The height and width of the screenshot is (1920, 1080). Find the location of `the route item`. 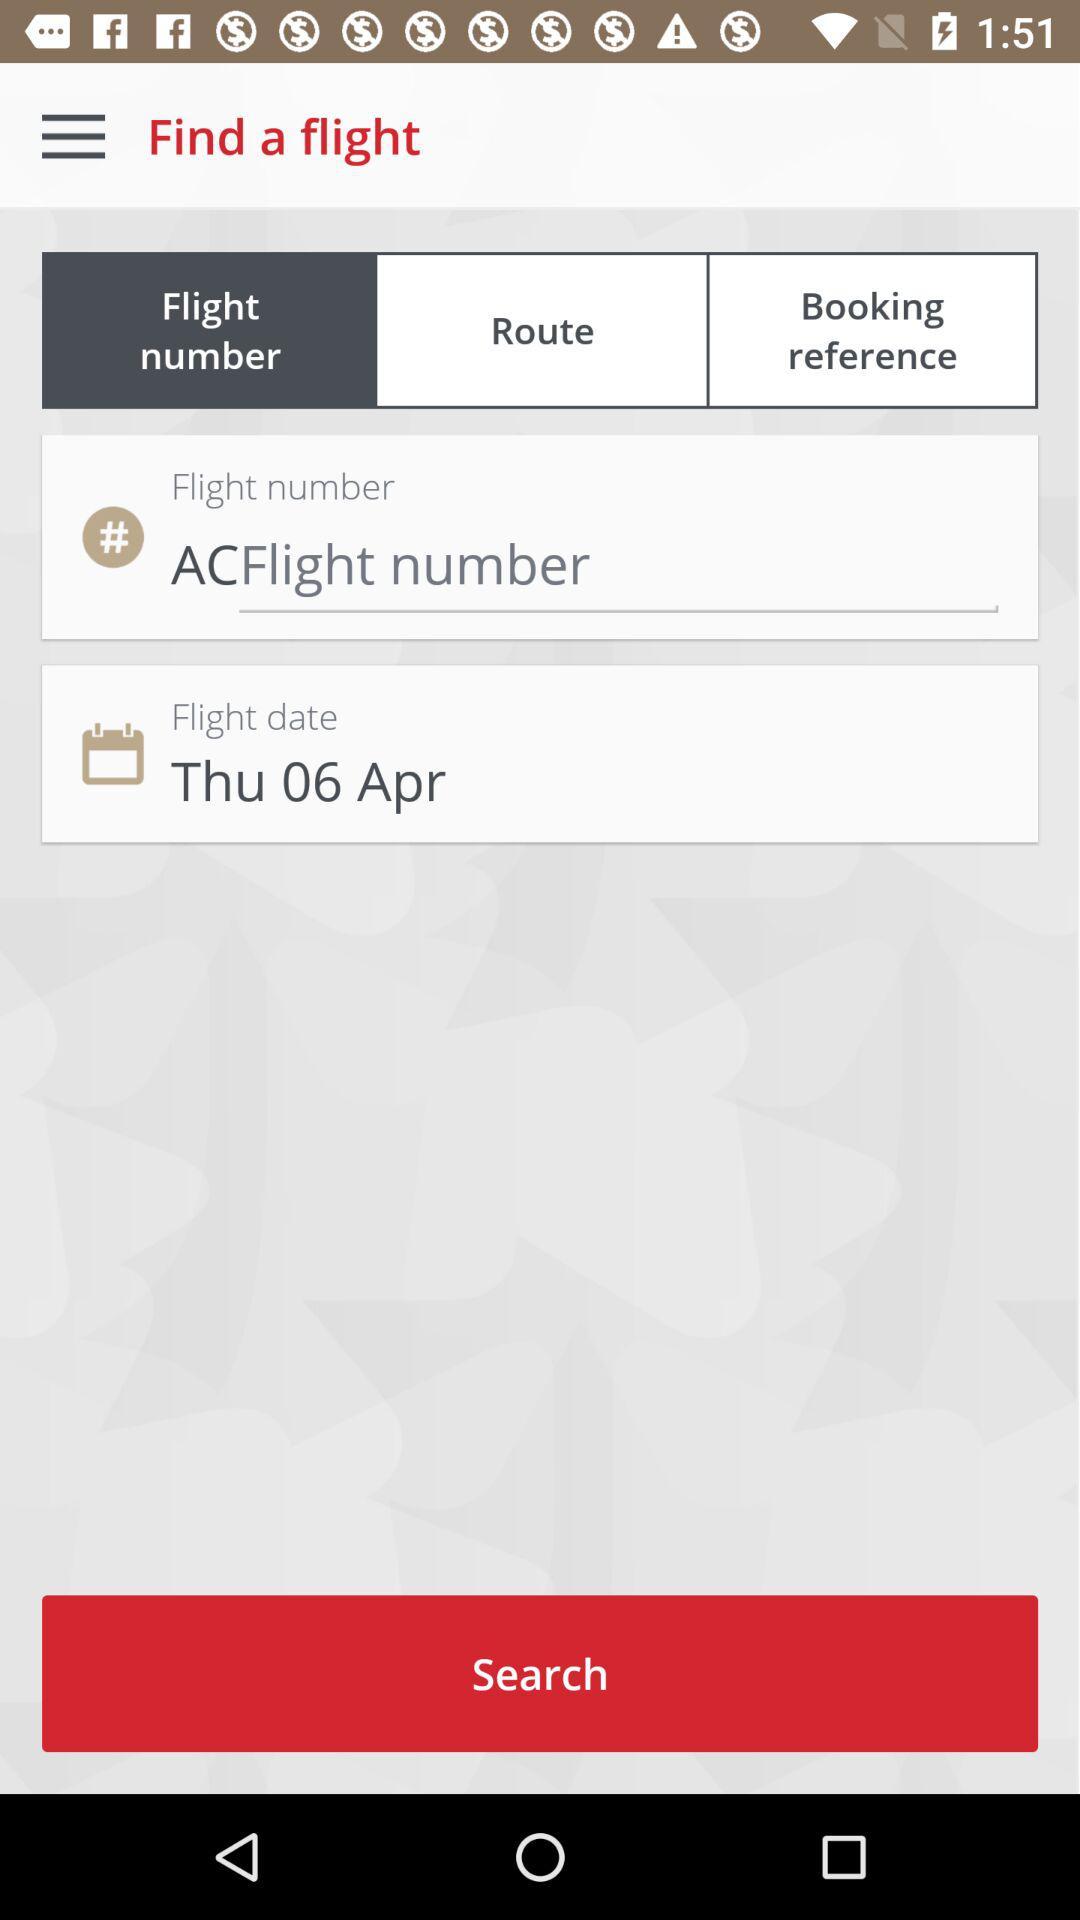

the route item is located at coordinates (542, 330).